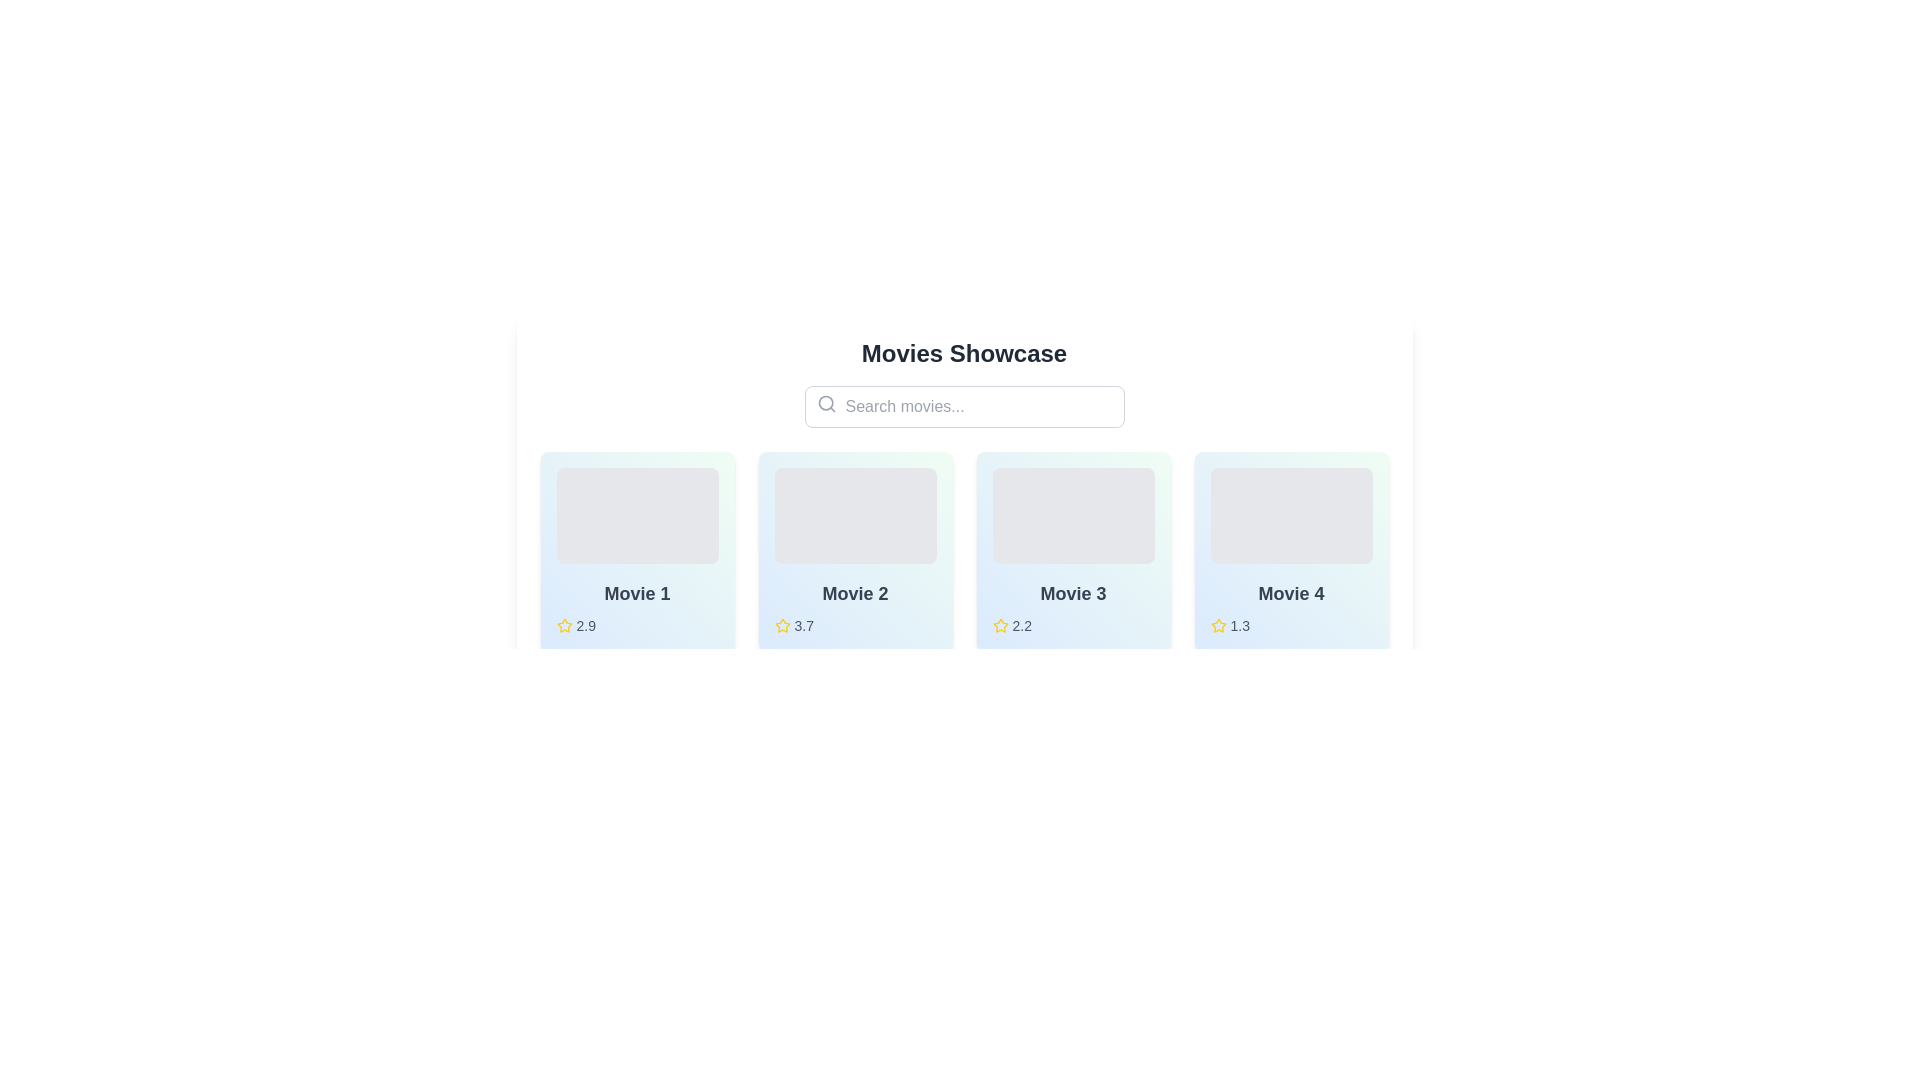 The width and height of the screenshot is (1920, 1080). Describe the element at coordinates (855, 551) in the screenshot. I see `the Informational Card displaying 'Movie 2' with a rating of '3.7', which is the second card in the horizontal grid of movie cards` at that location.